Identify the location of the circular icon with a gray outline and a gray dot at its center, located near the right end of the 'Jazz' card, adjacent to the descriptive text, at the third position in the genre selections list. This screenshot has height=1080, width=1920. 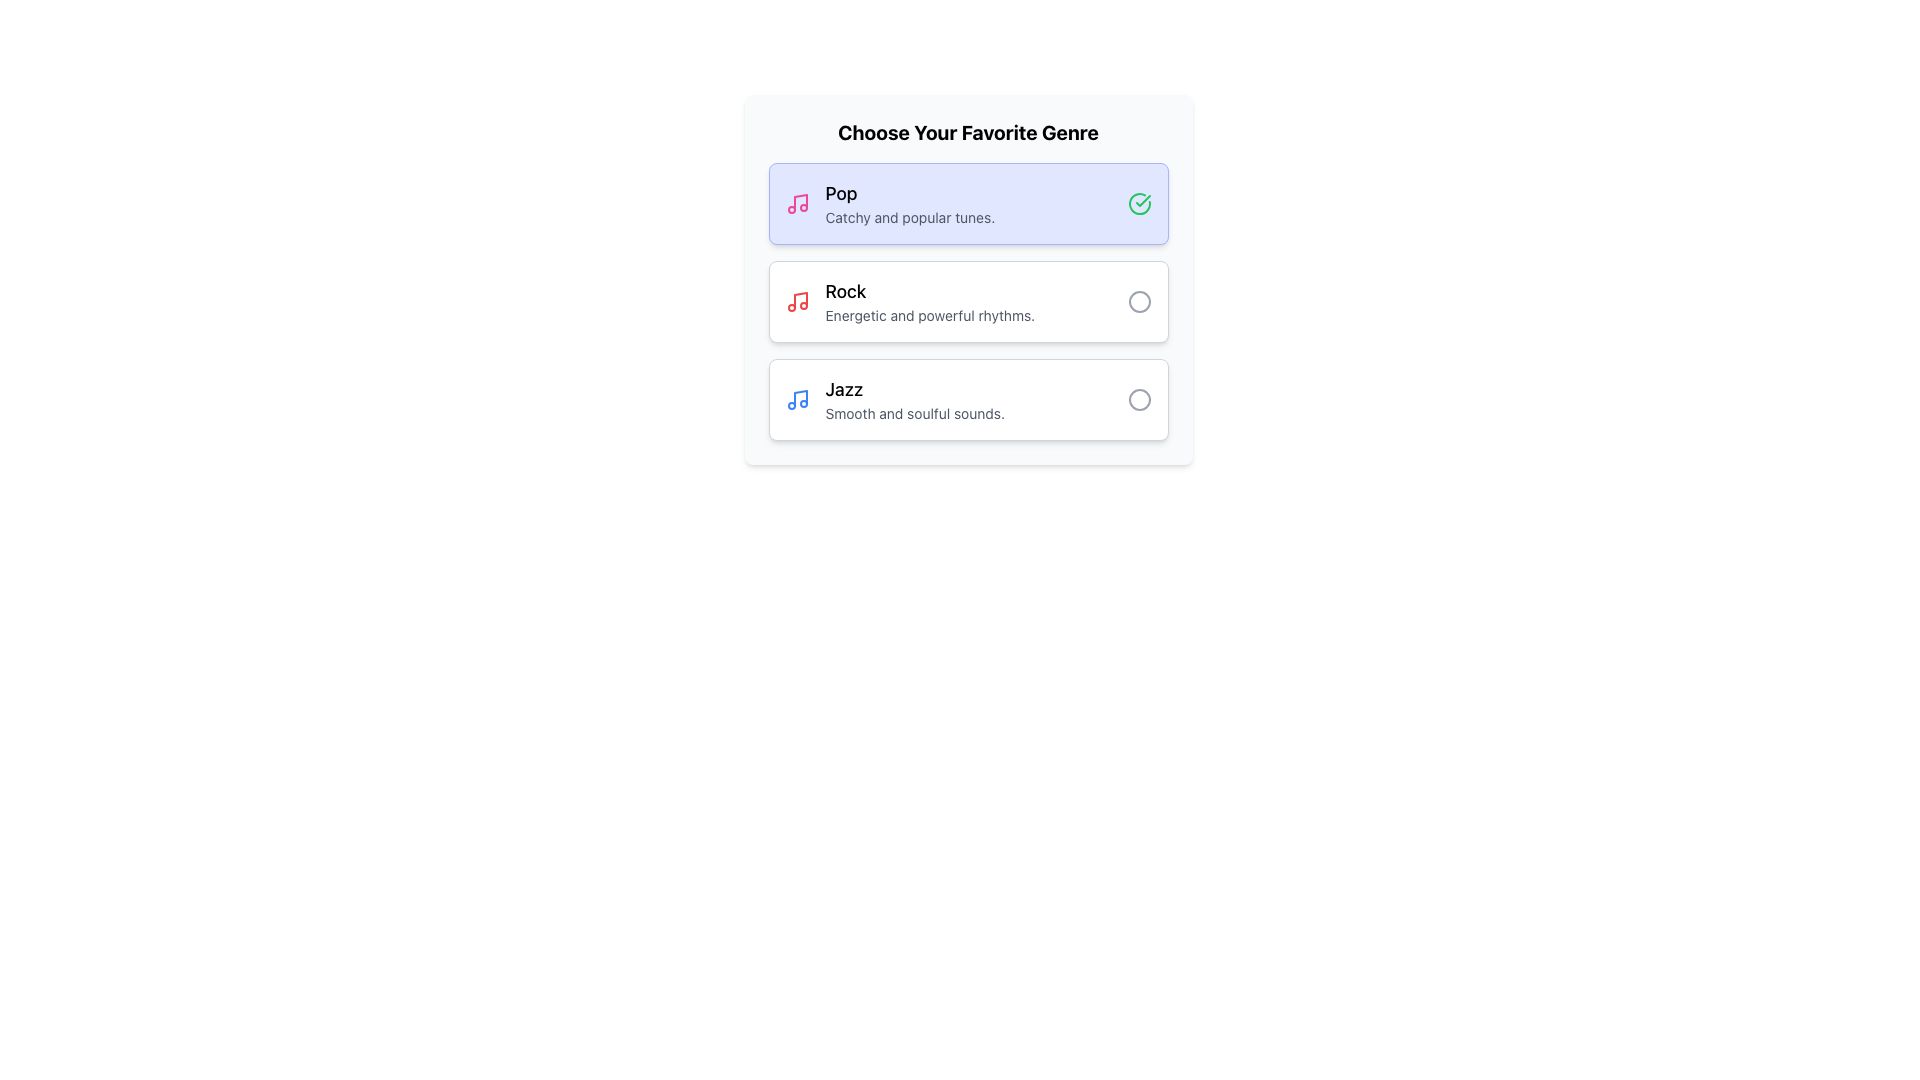
(1139, 400).